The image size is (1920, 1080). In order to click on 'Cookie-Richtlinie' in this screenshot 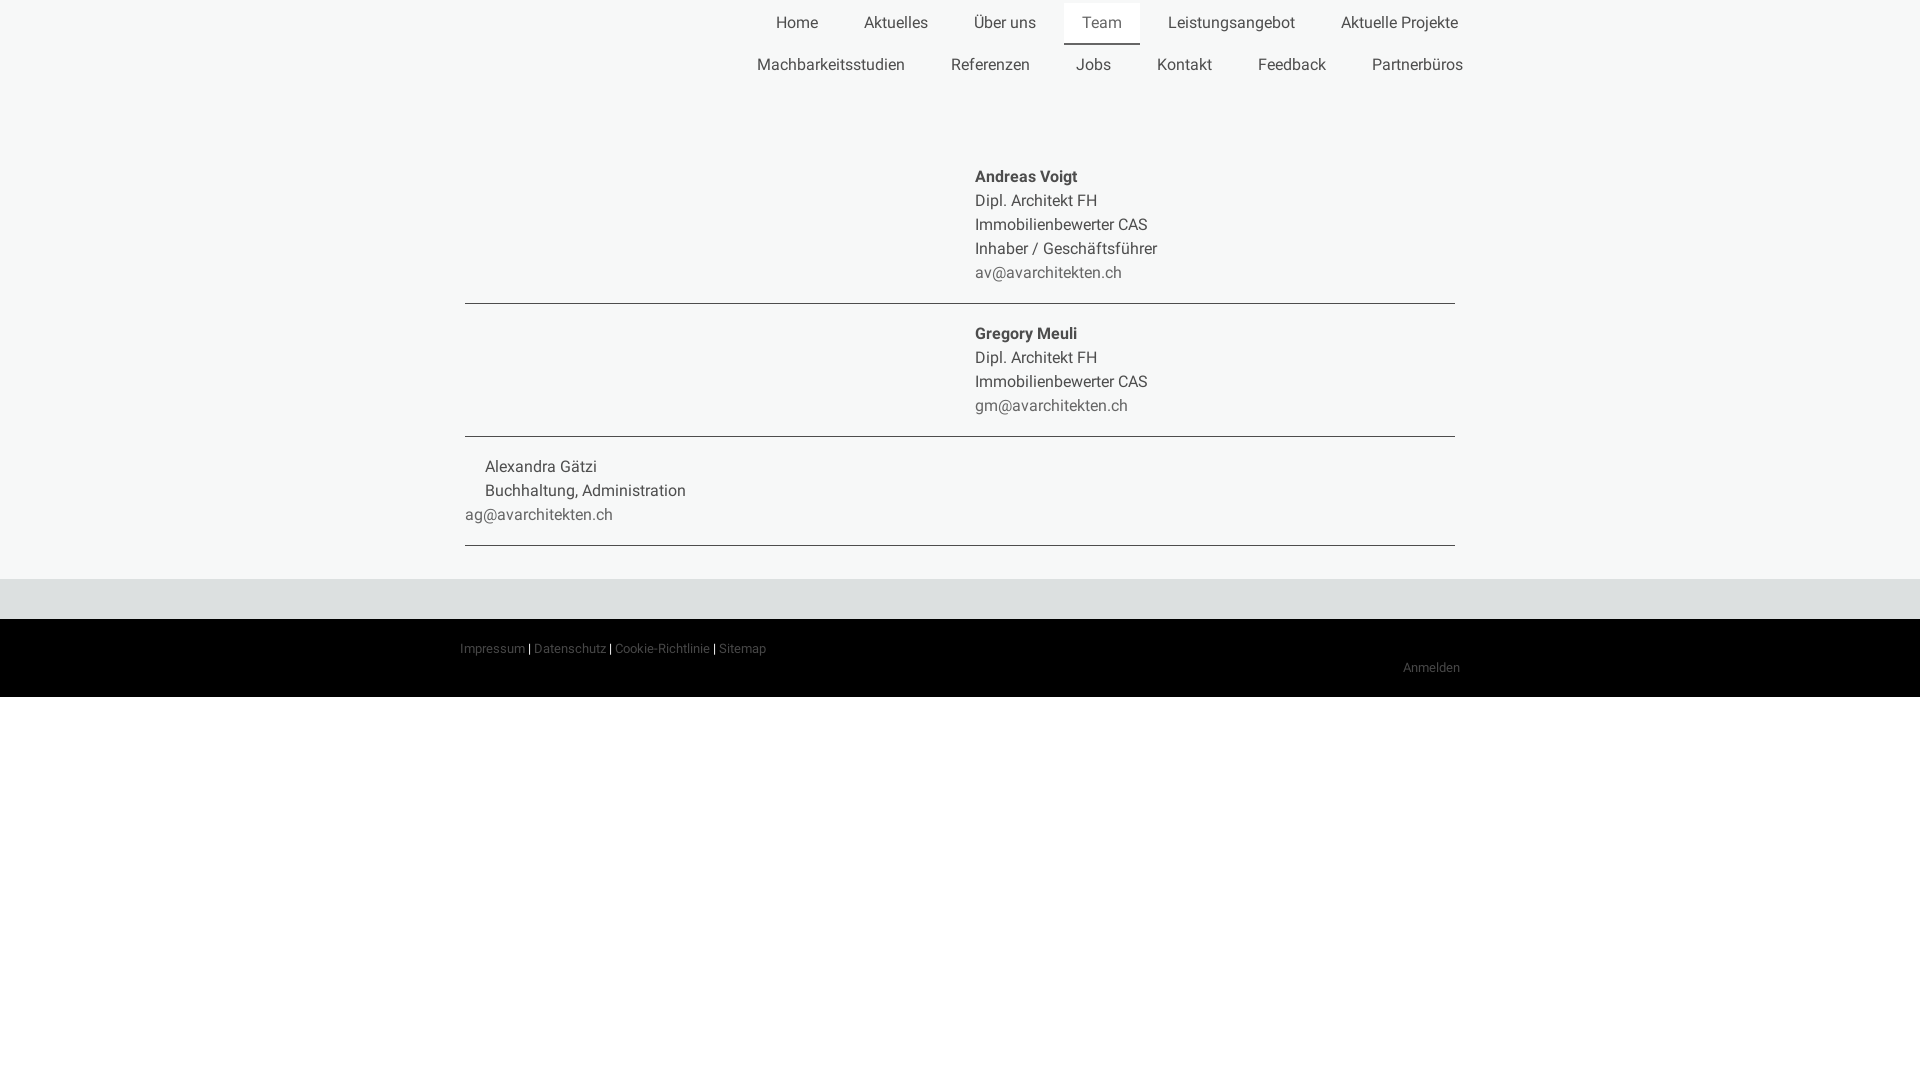, I will do `click(662, 648)`.